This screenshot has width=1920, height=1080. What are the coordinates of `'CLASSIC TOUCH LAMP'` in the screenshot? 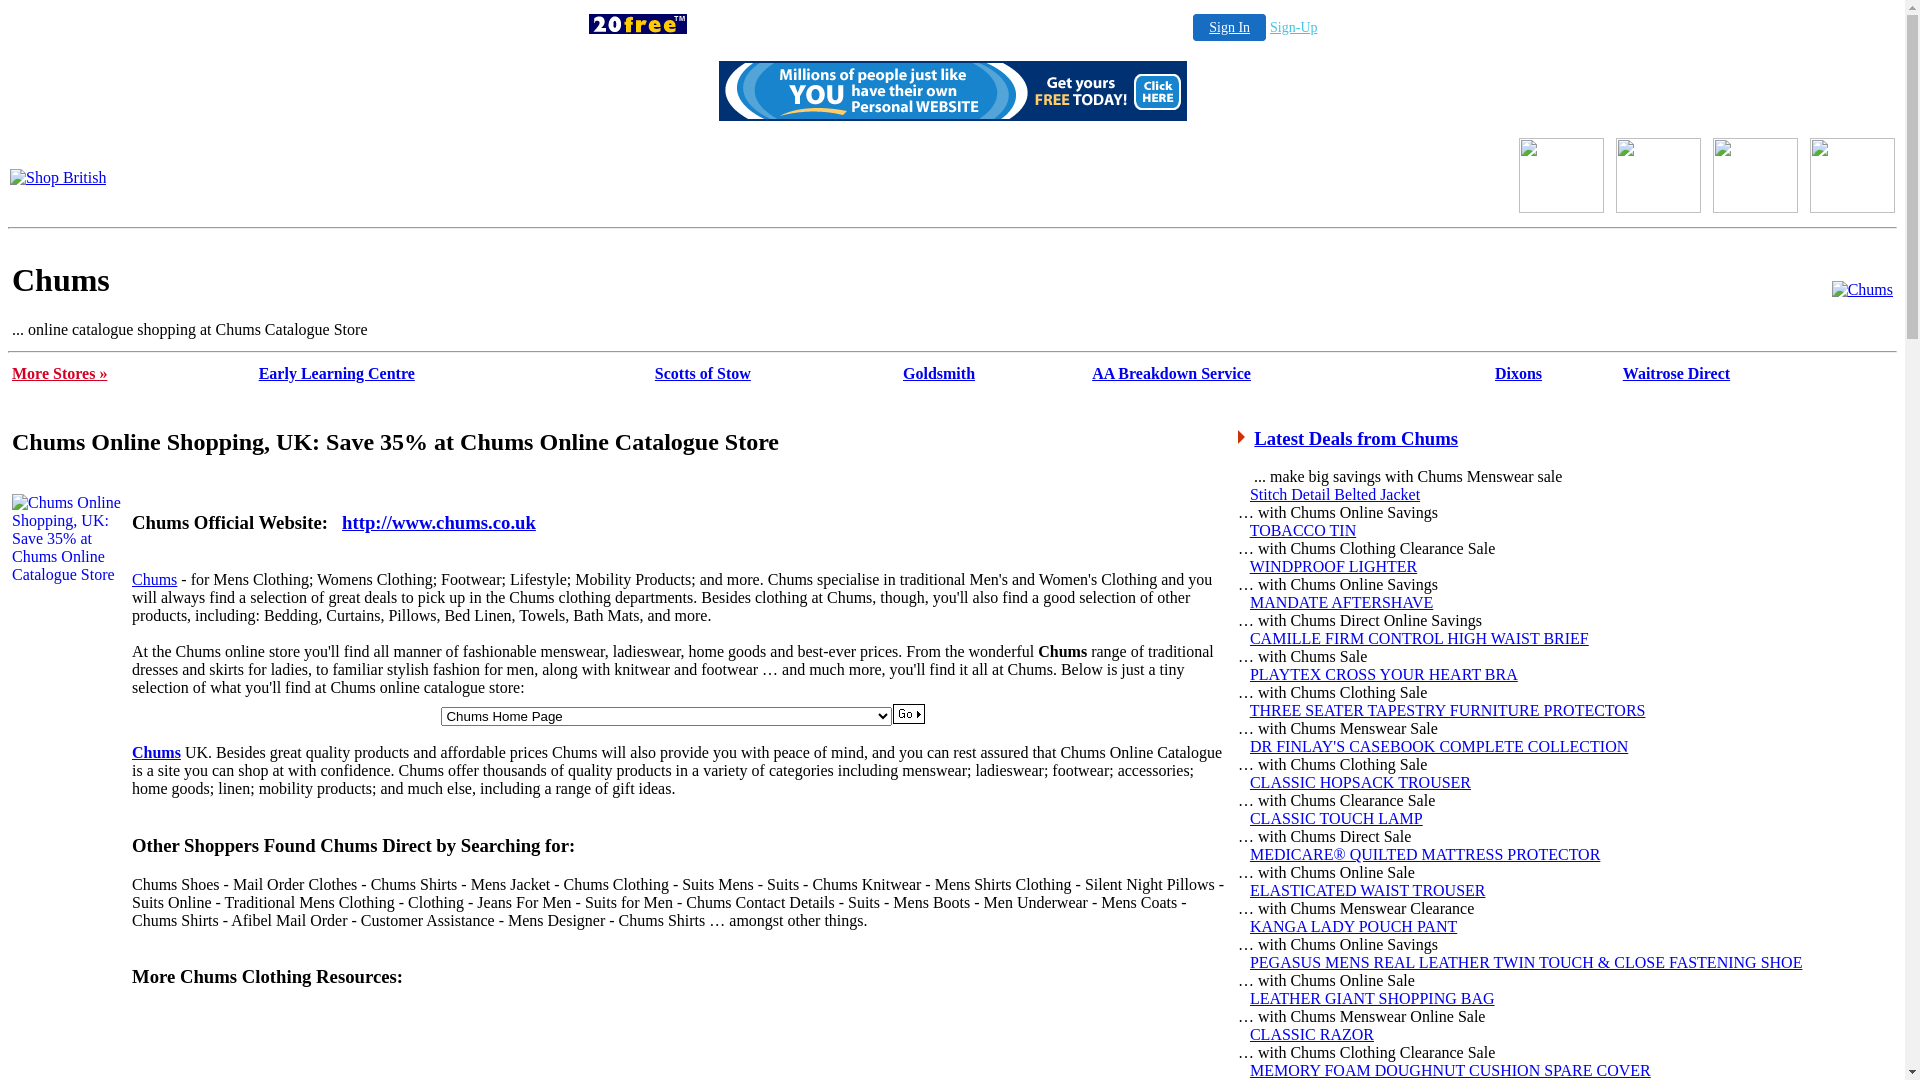 It's located at (1336, 818).